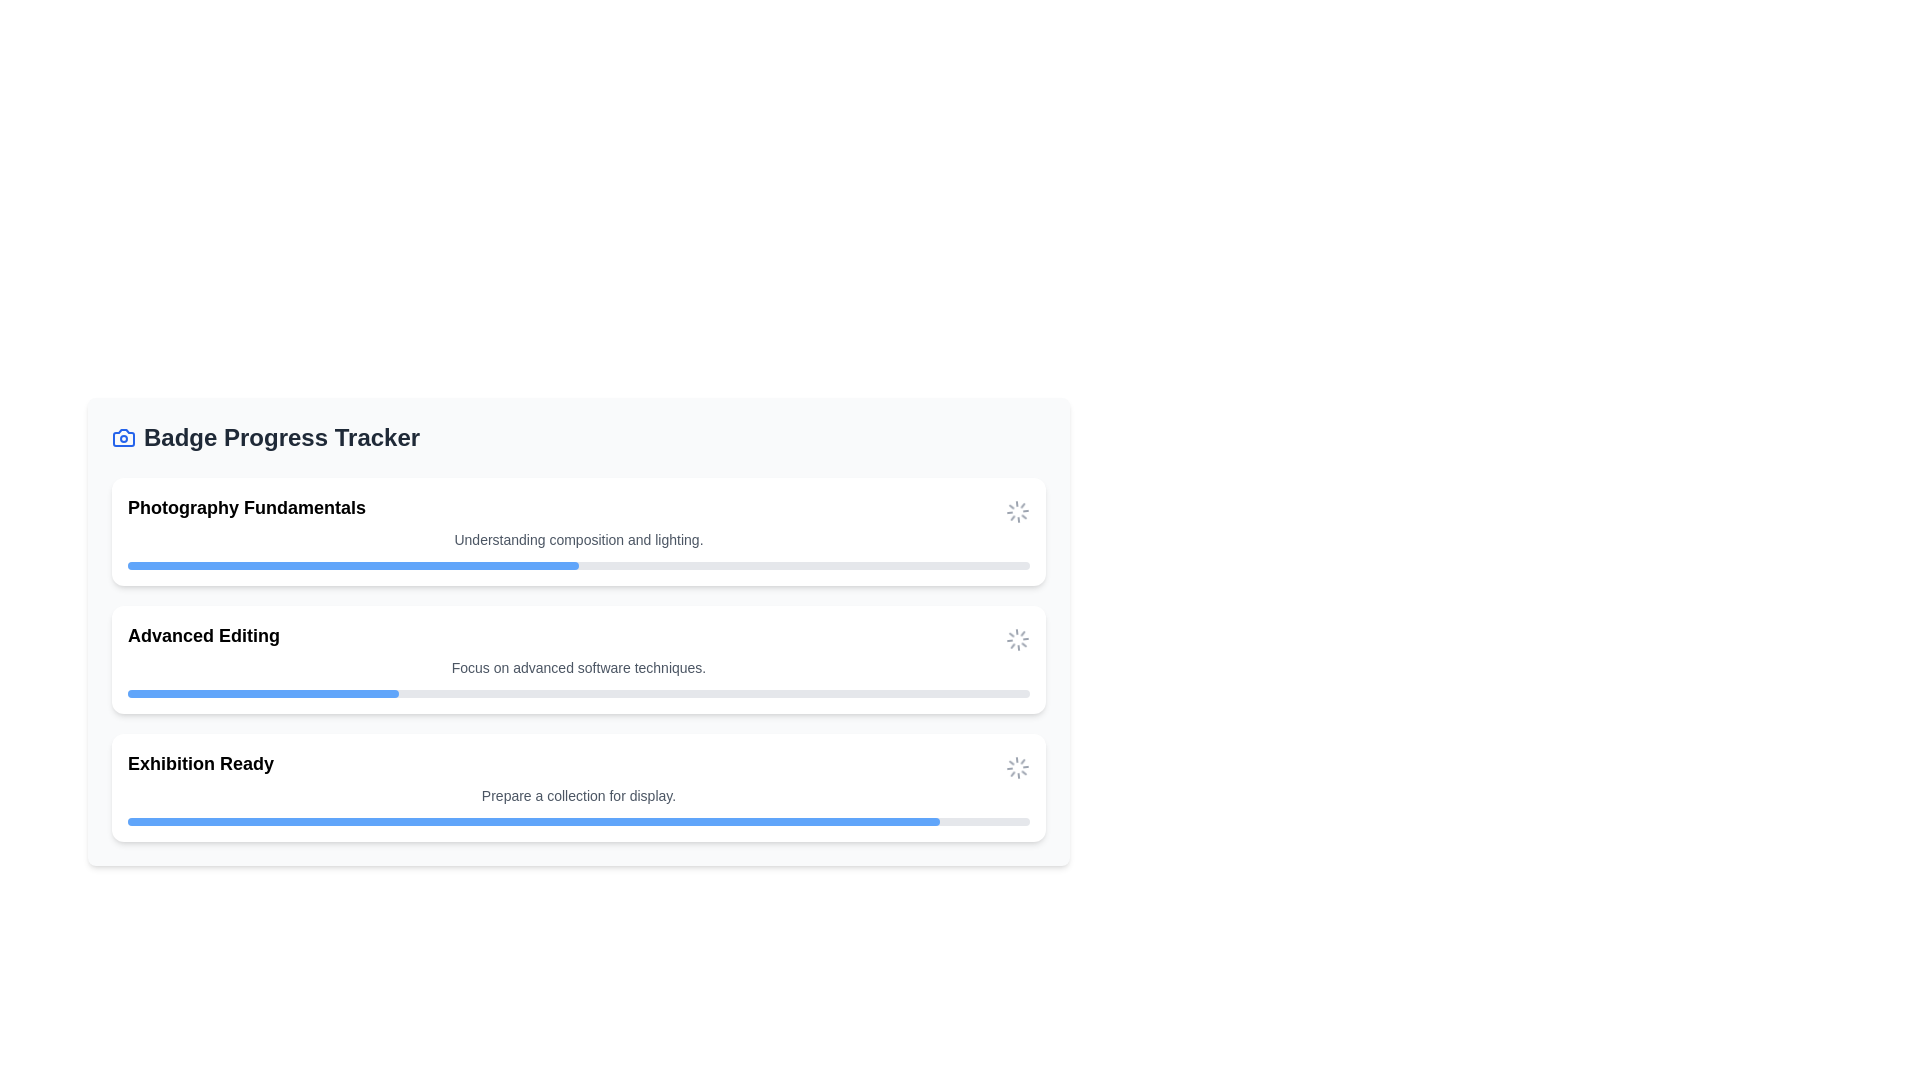  What do you see at coordinates (578, 821) in the screenshot?
I see `the progress represented by the Progress Bar located at the bottom of the 'Exhibition Ready' section, below the text 'Prepare a collection for display.'` at bounding box center [578, 821].